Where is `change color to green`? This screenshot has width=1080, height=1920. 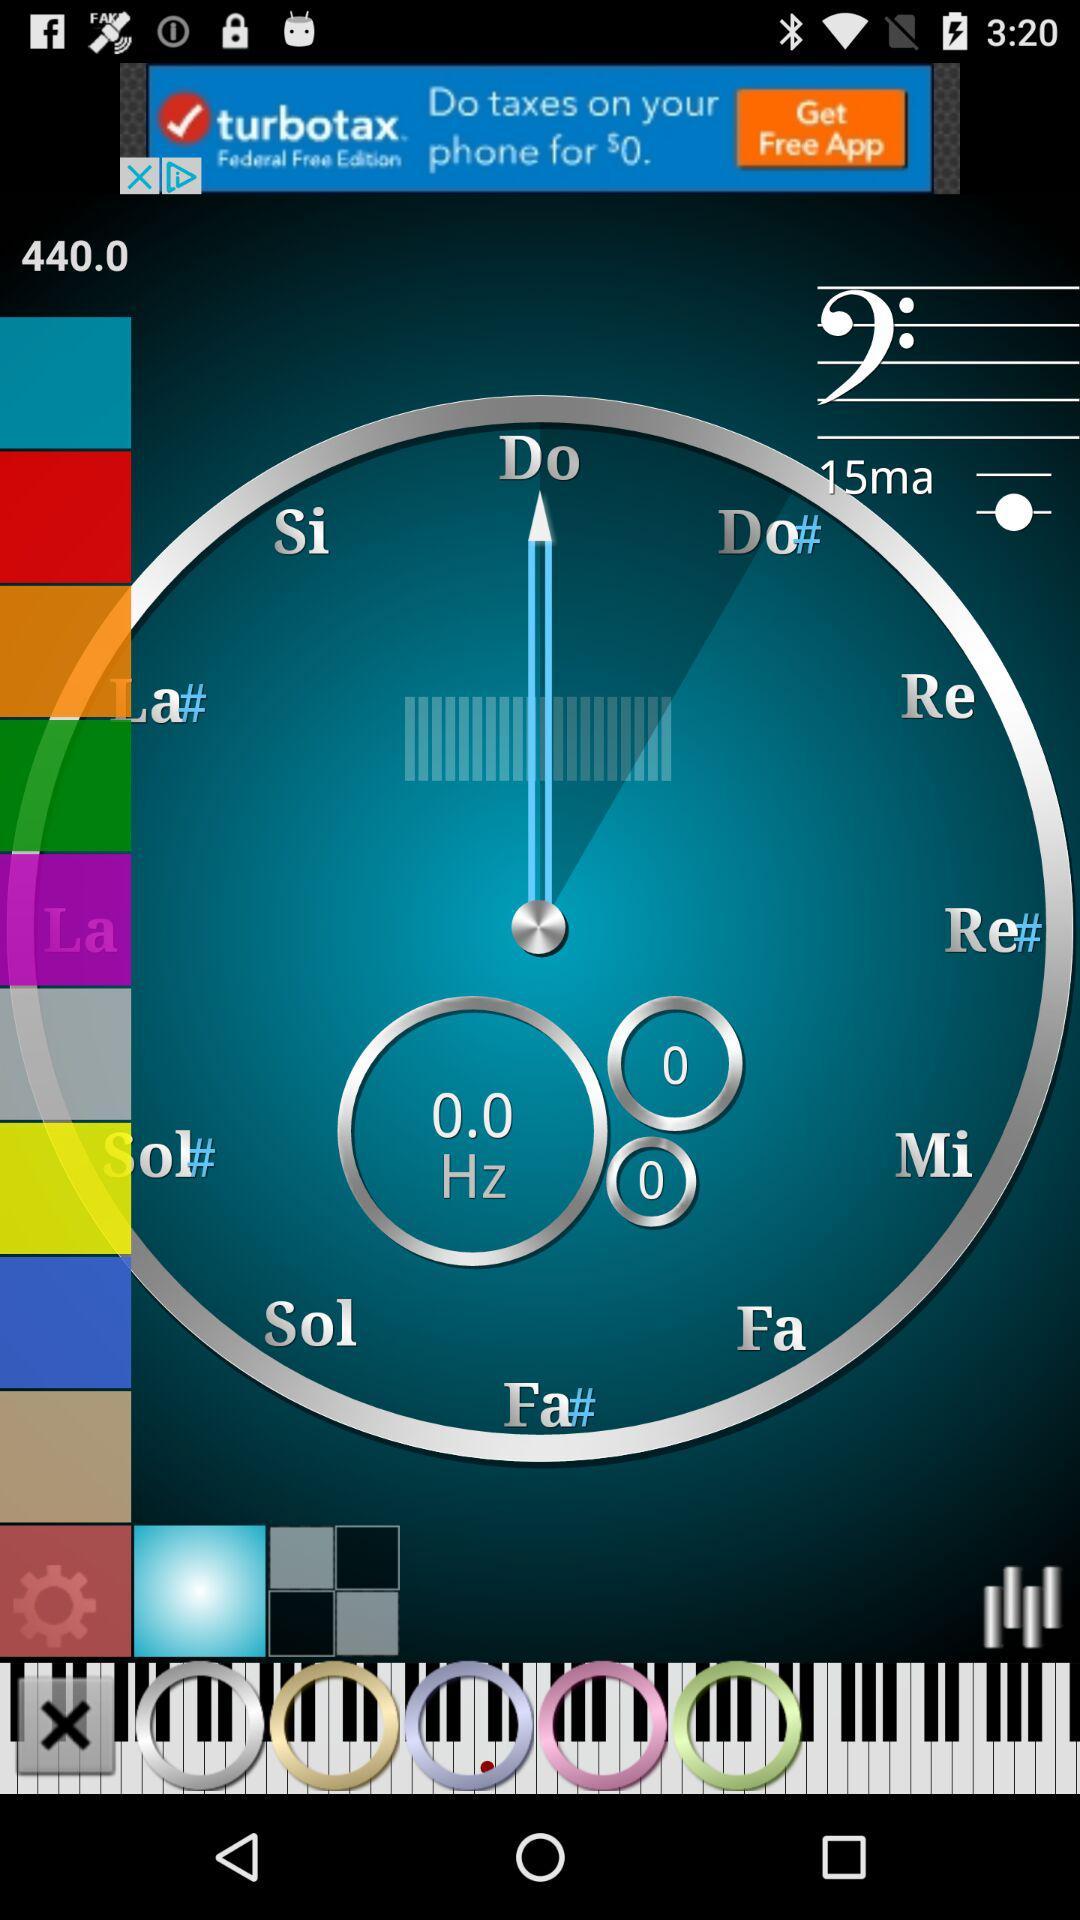
change color to green is located at coordinates (64, 784).